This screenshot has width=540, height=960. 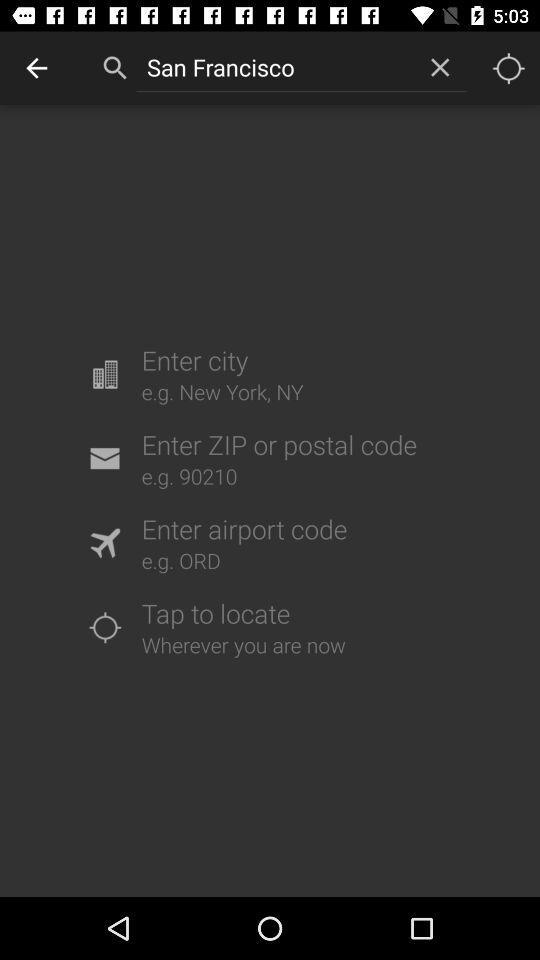 I want to click on the icon at the top right corner of the page, so click(x=508, y=68).